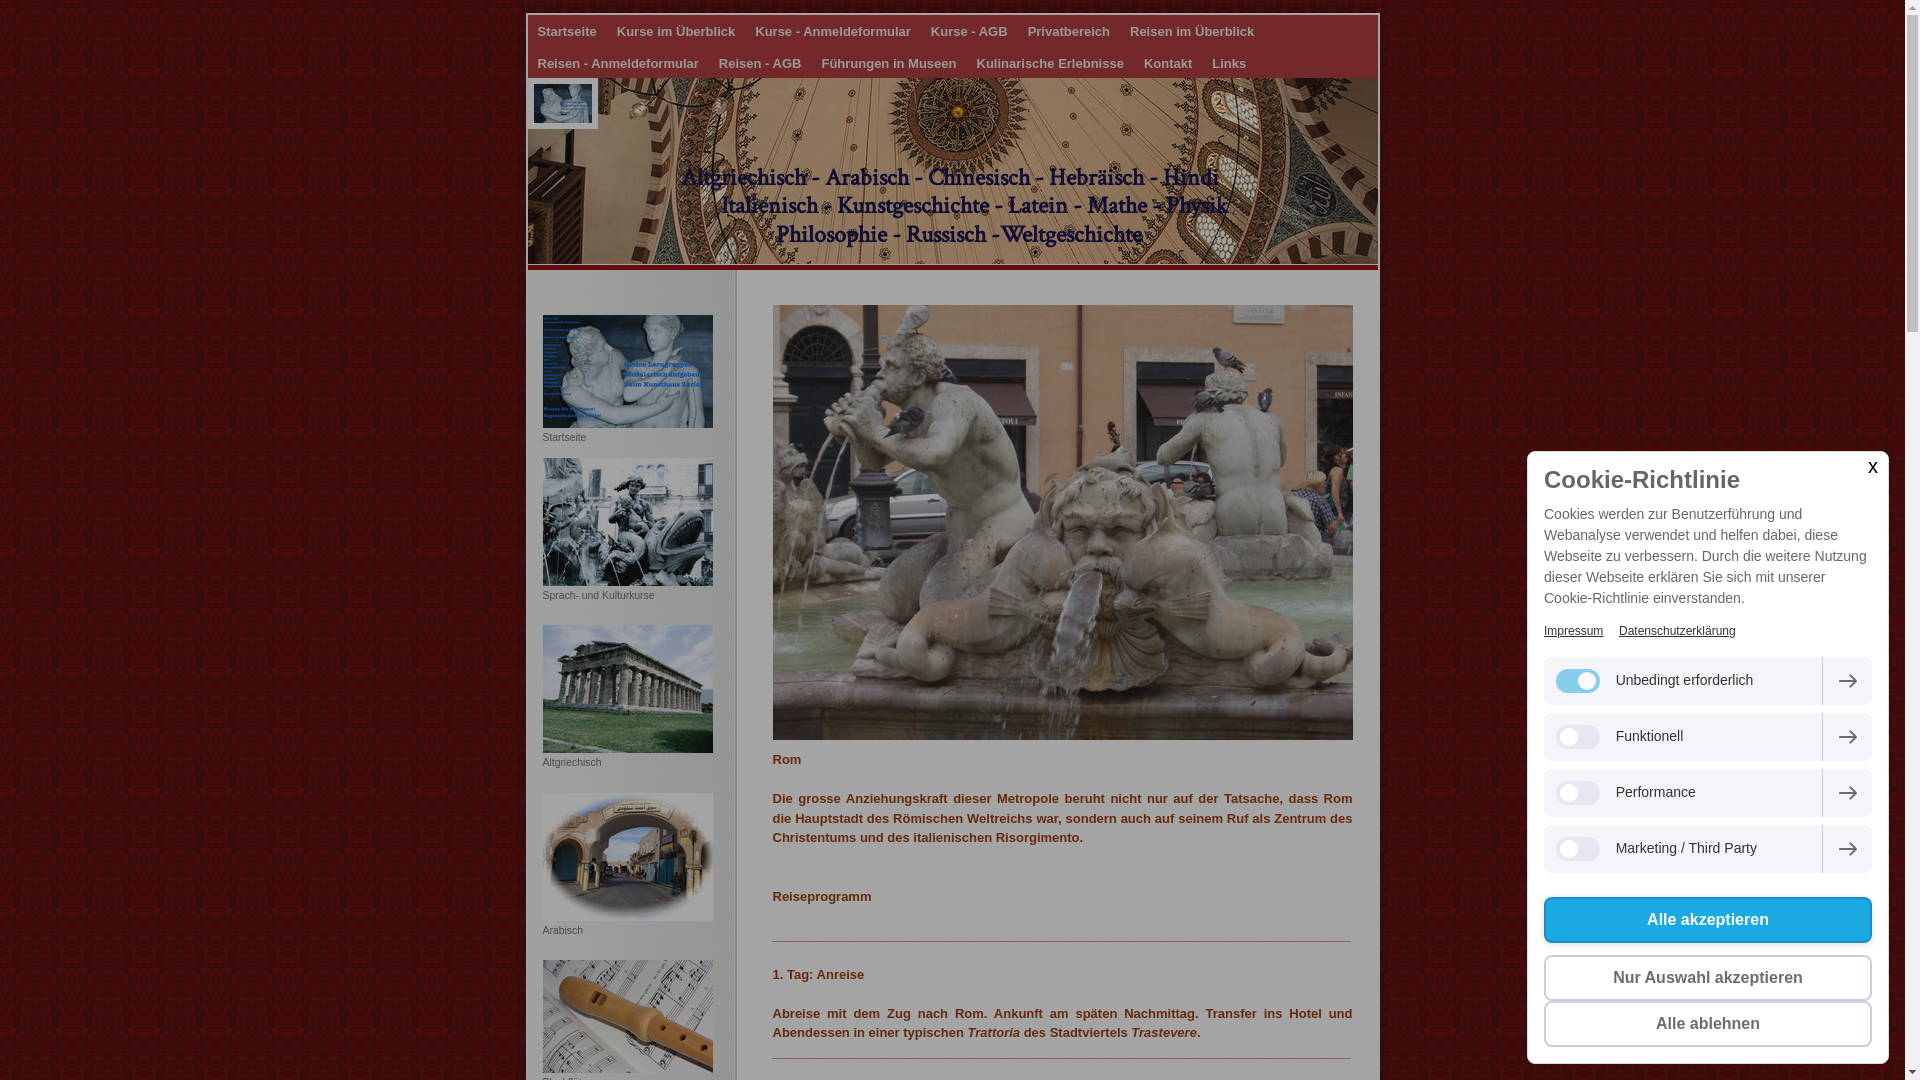 This screenshot has width=1920, height=1080. I want to click on 'Startseite', so click(566, 31).